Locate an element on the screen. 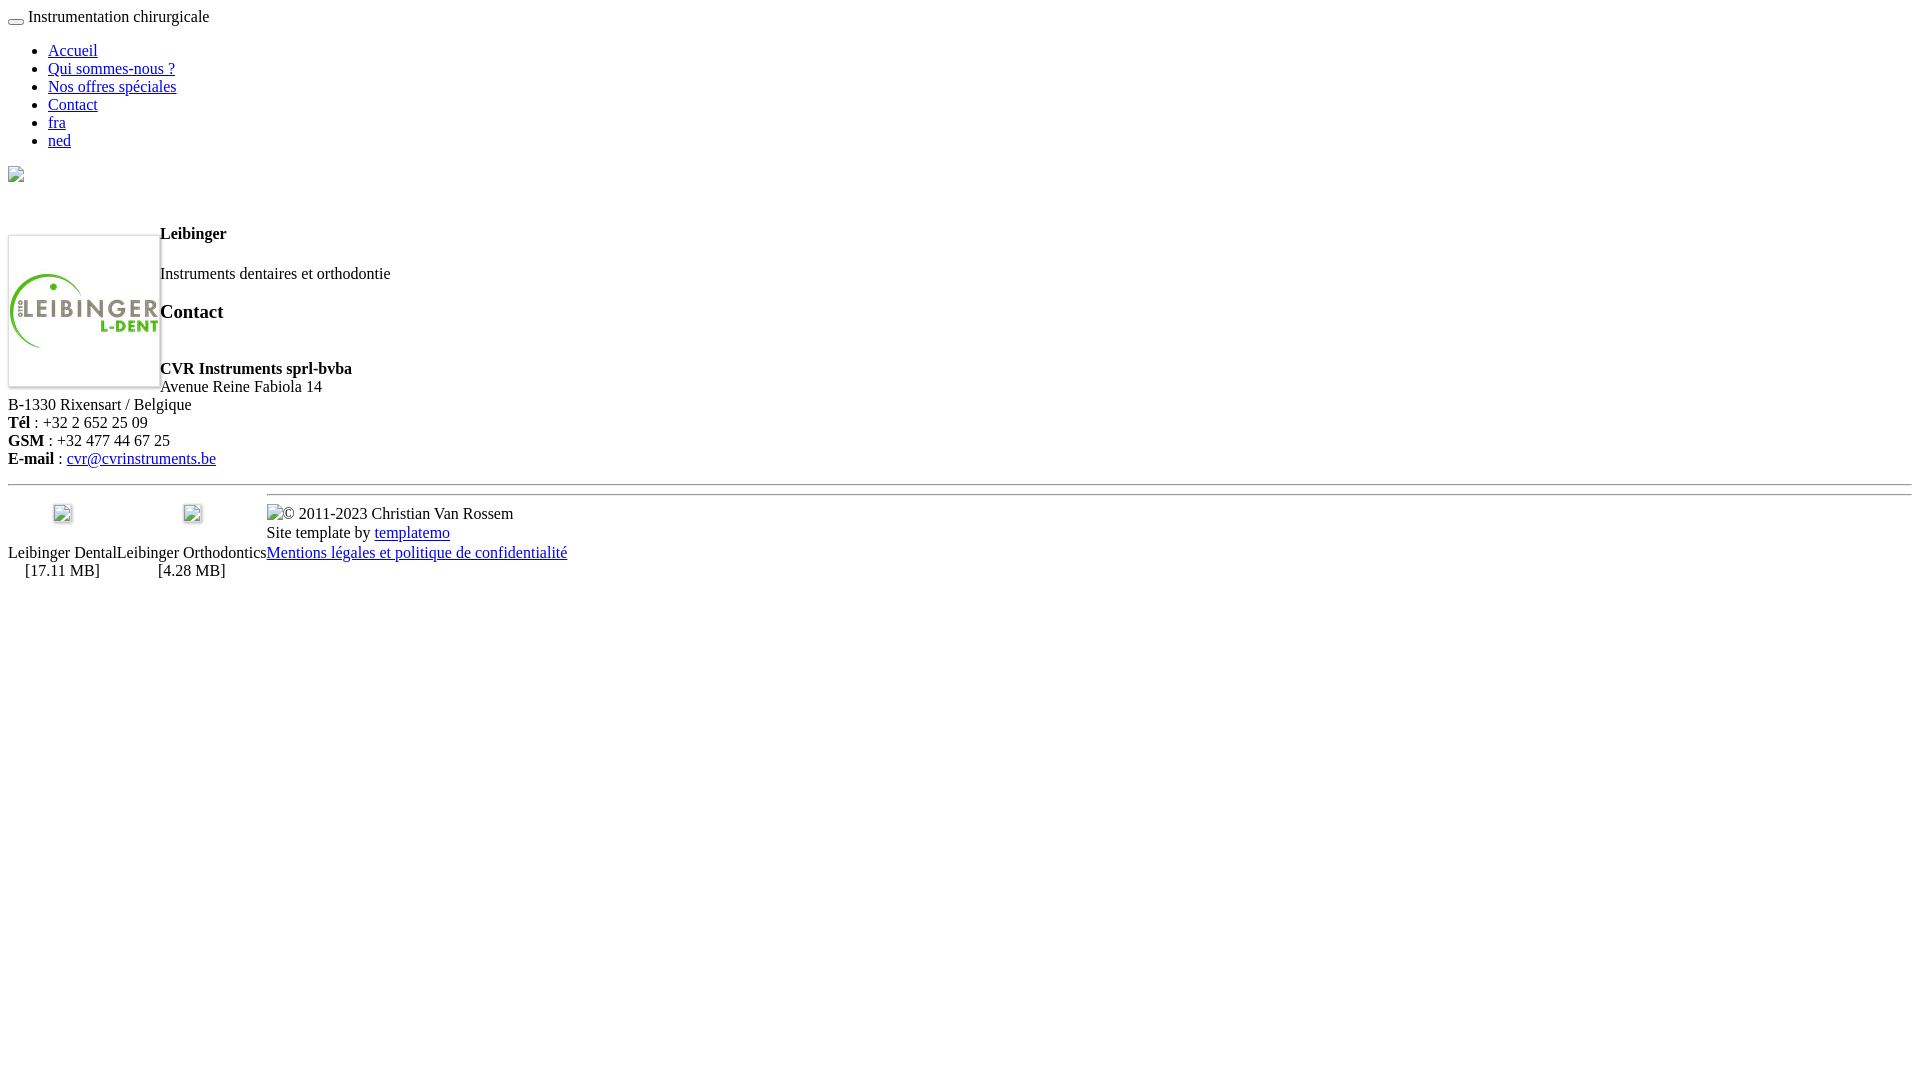  'Contact' is located at coordinates (48, 104).